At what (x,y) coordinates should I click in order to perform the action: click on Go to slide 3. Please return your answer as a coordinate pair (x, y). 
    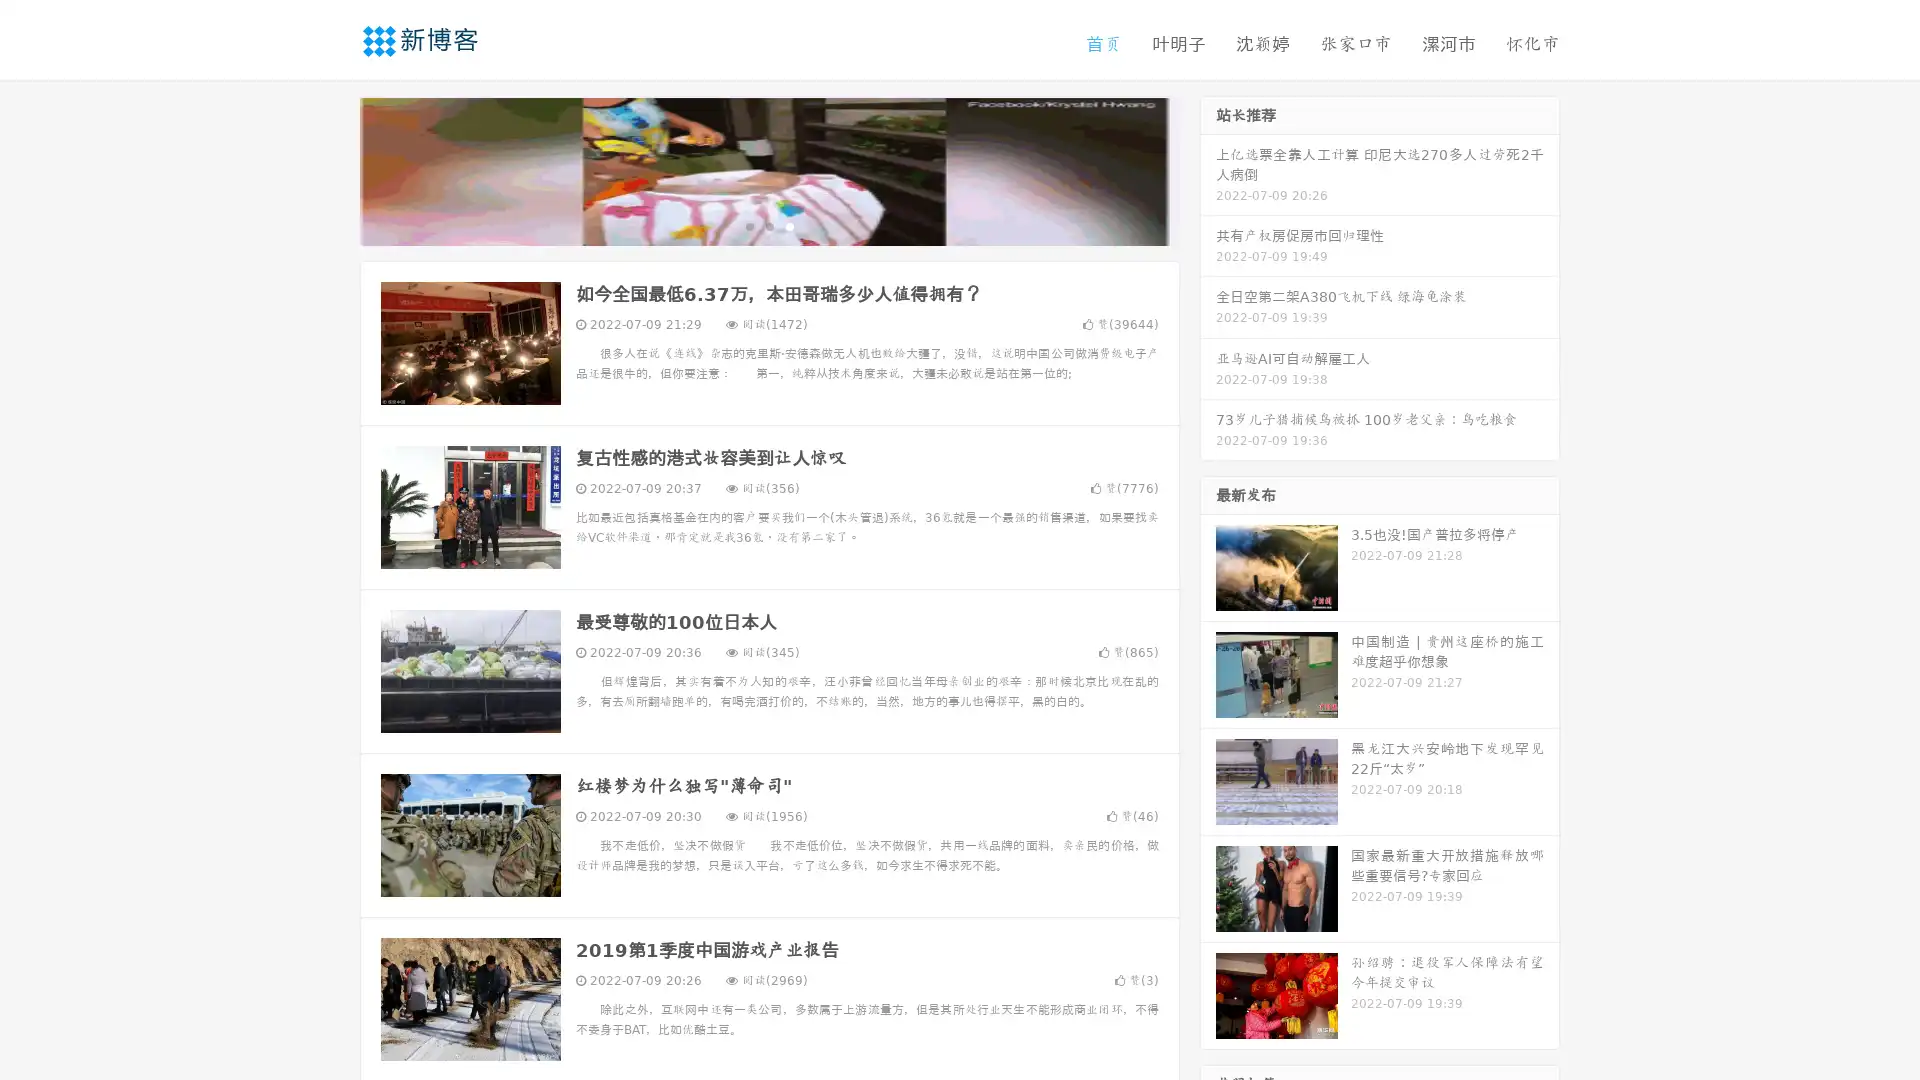
    Looking at the image, I should click on (789, 225).